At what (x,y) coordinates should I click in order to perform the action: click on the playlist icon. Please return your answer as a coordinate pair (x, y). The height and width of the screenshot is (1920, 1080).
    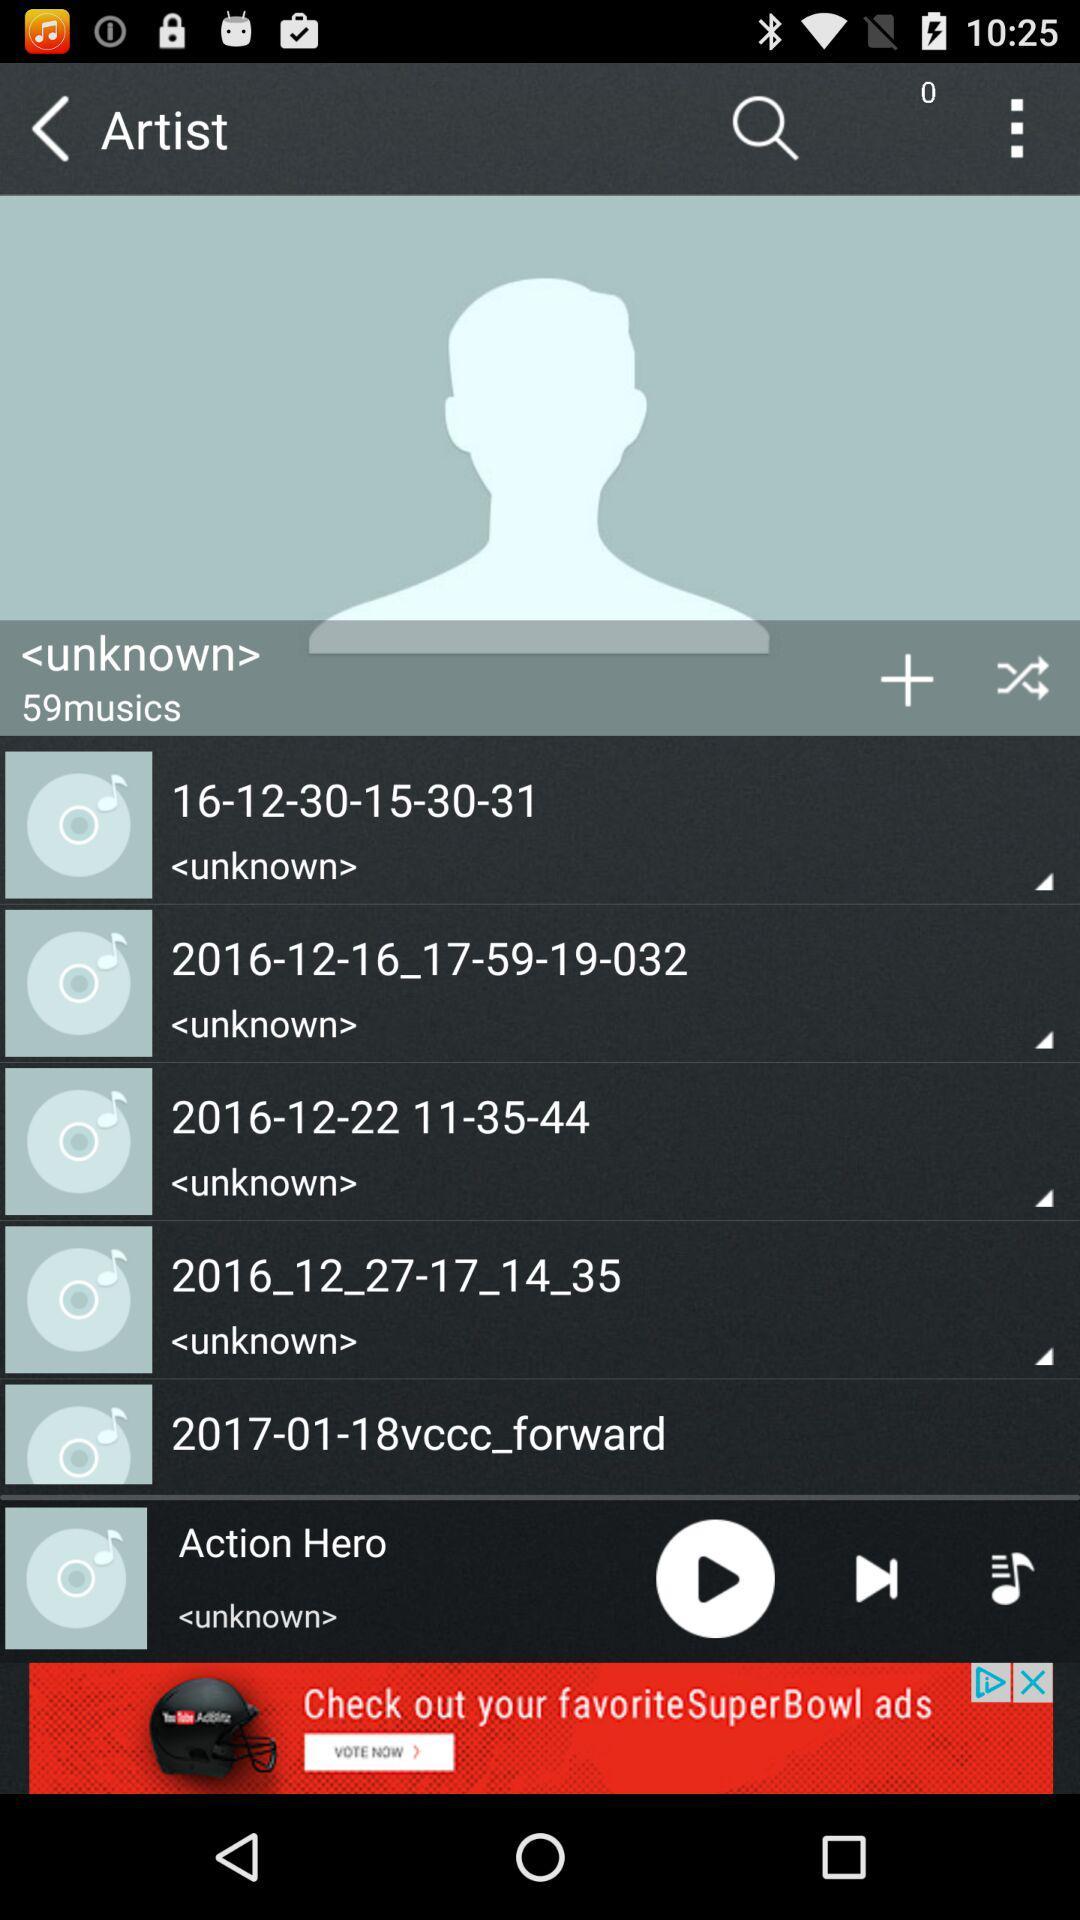
    Looking at the image, I should click on (1012, 1688).